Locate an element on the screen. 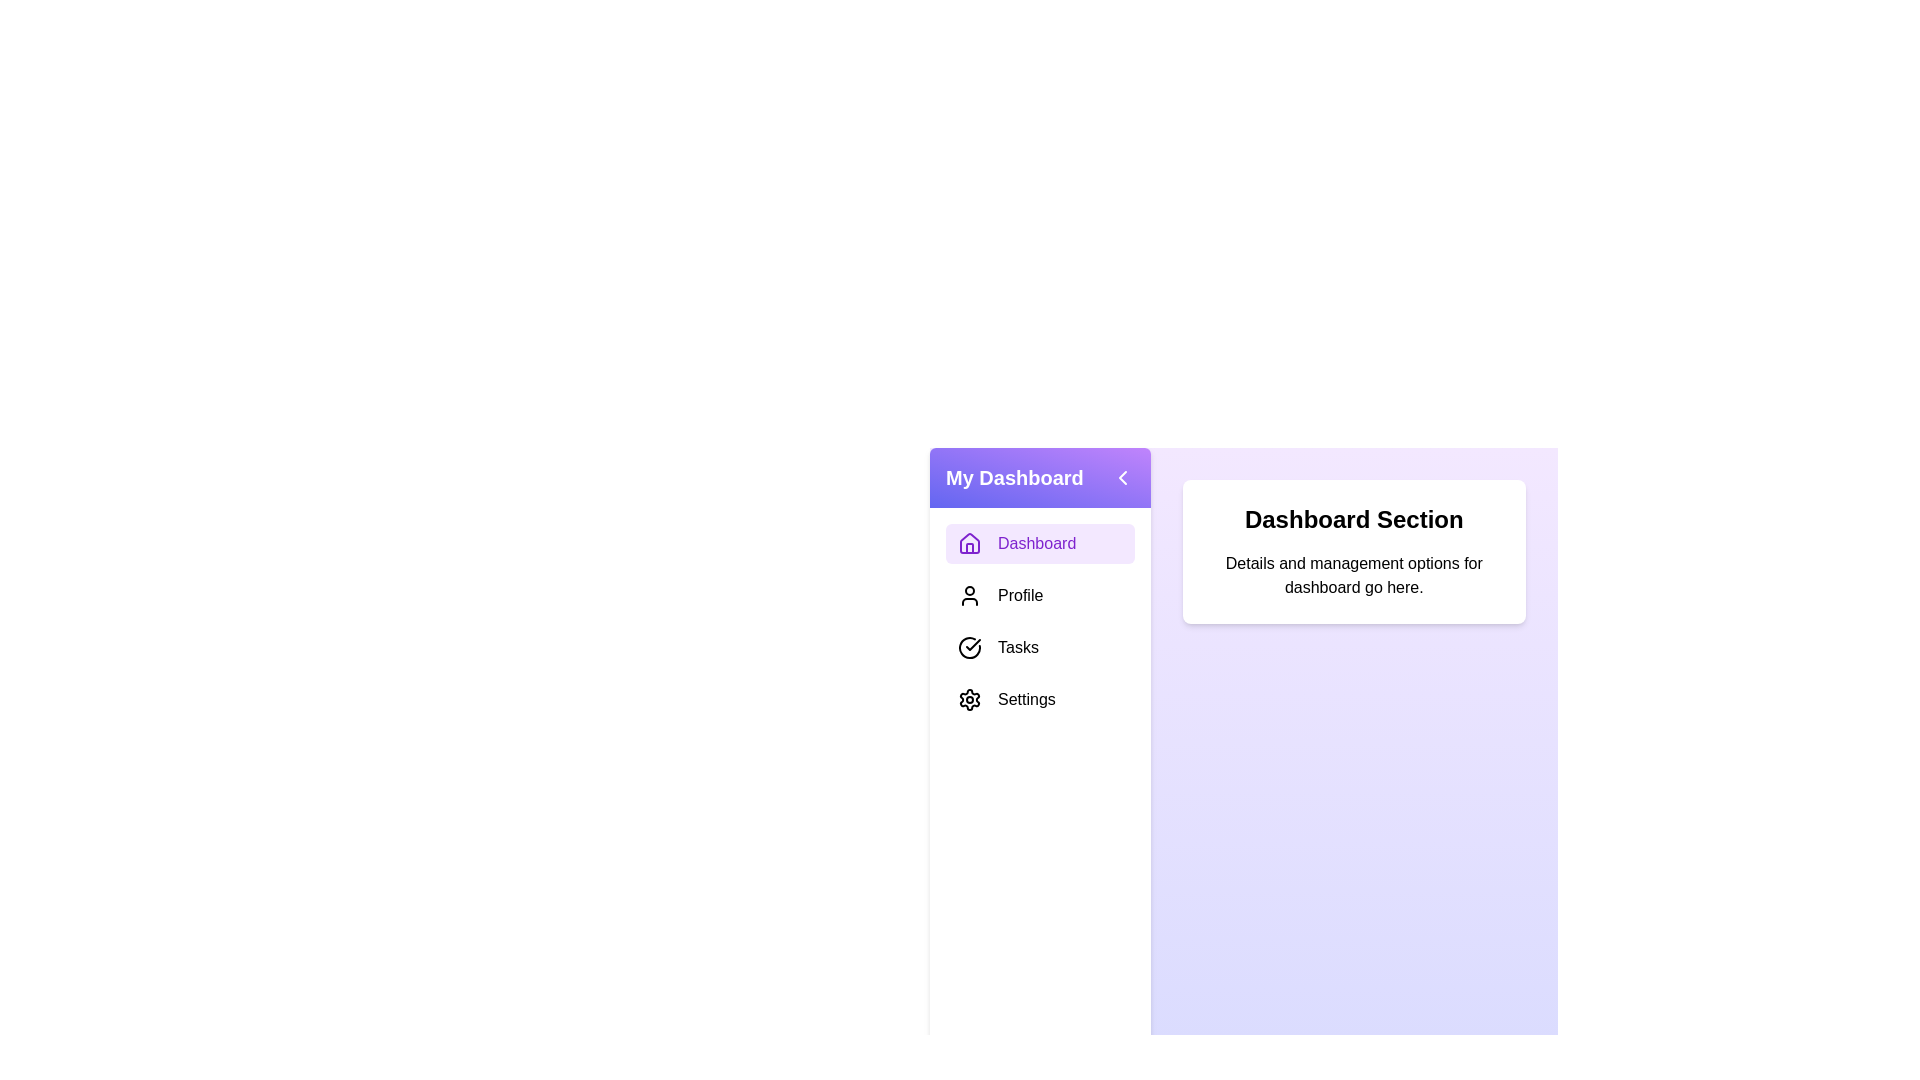 The height and width of the screenshot is (1080, 1920). the purple house-shaped icon in the left sidebar that represents the Dashboard is located at coordinates (969, 543).